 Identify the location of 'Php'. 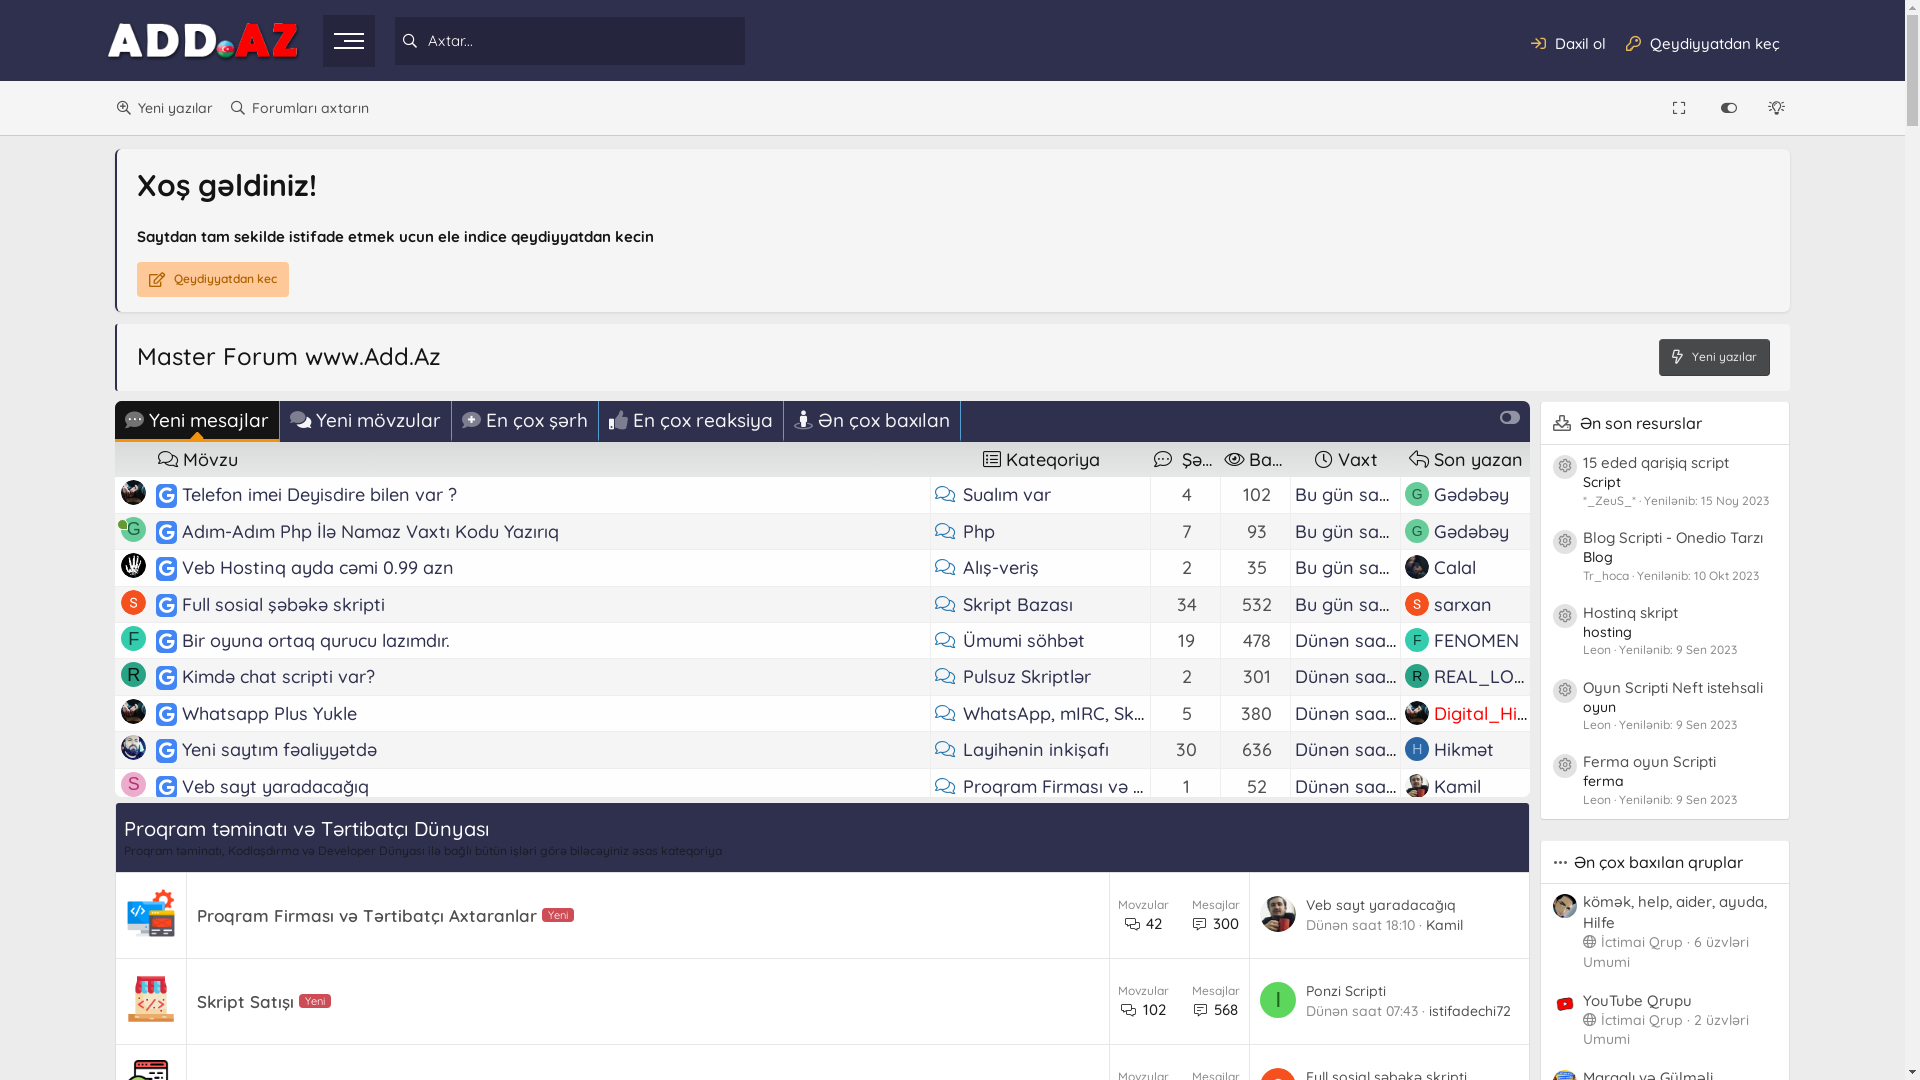
(963, 530).